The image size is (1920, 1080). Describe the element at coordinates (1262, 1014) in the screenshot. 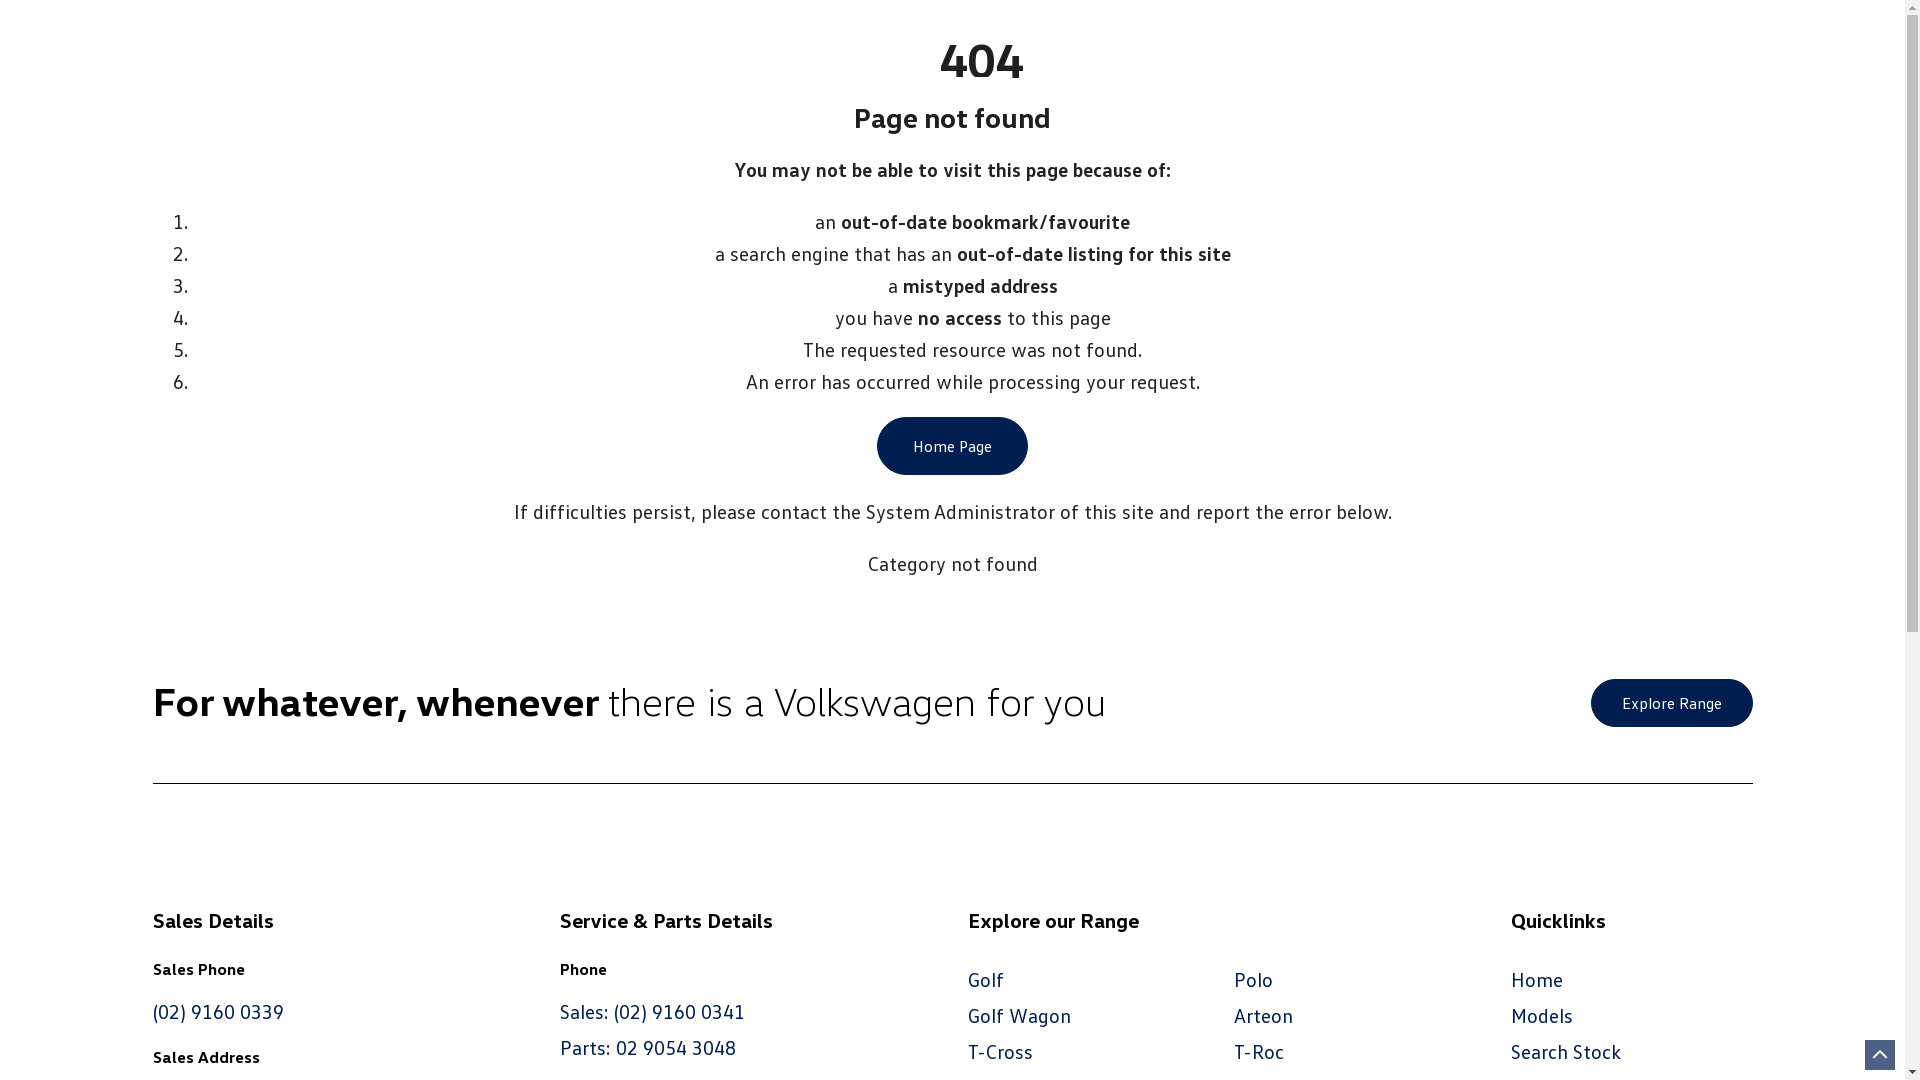

I see `'Arteon'` at that location.